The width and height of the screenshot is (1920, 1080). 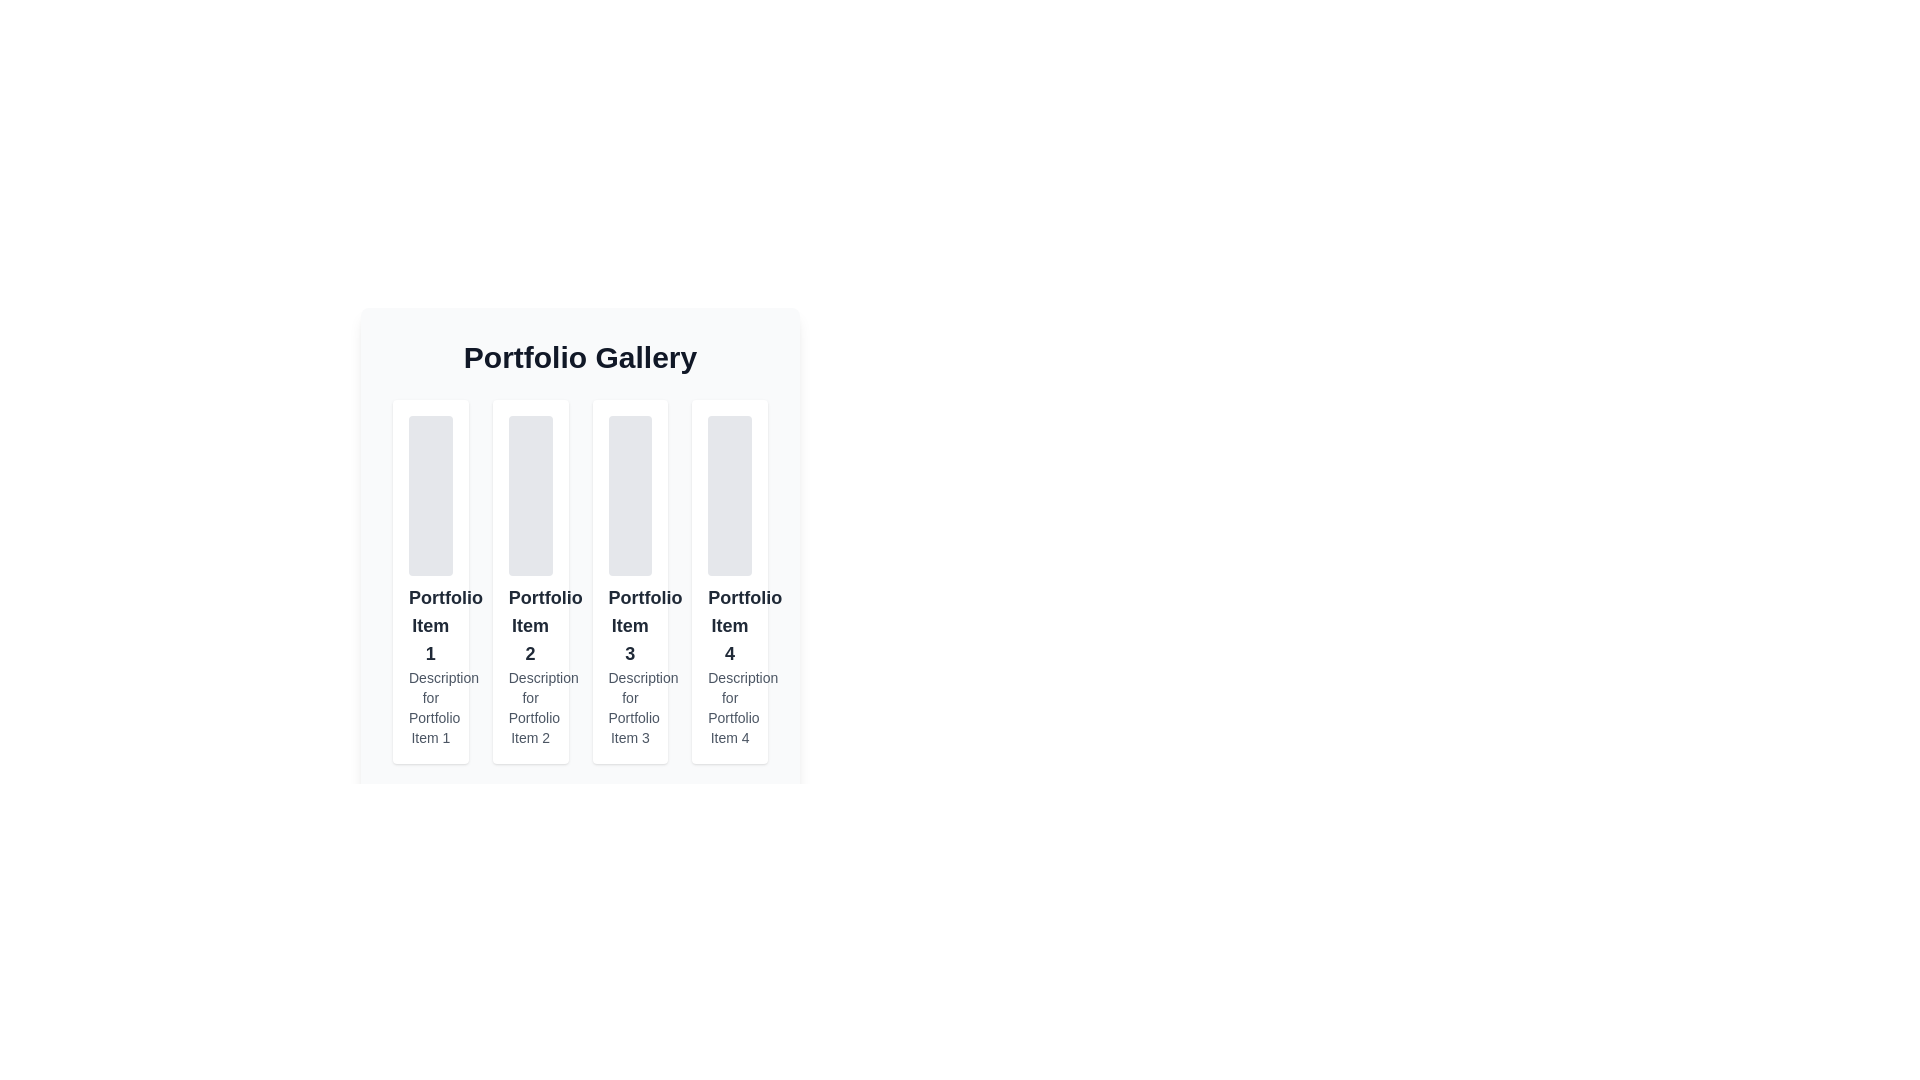 What do you see at coordinates (530, 495) in the screenshot?
I see `the visual placeholder for media or content associated with the card titled 'Portfolio Item 2', located at the top portion of the second card in a four-card grid` at bounding box center [530, 495].